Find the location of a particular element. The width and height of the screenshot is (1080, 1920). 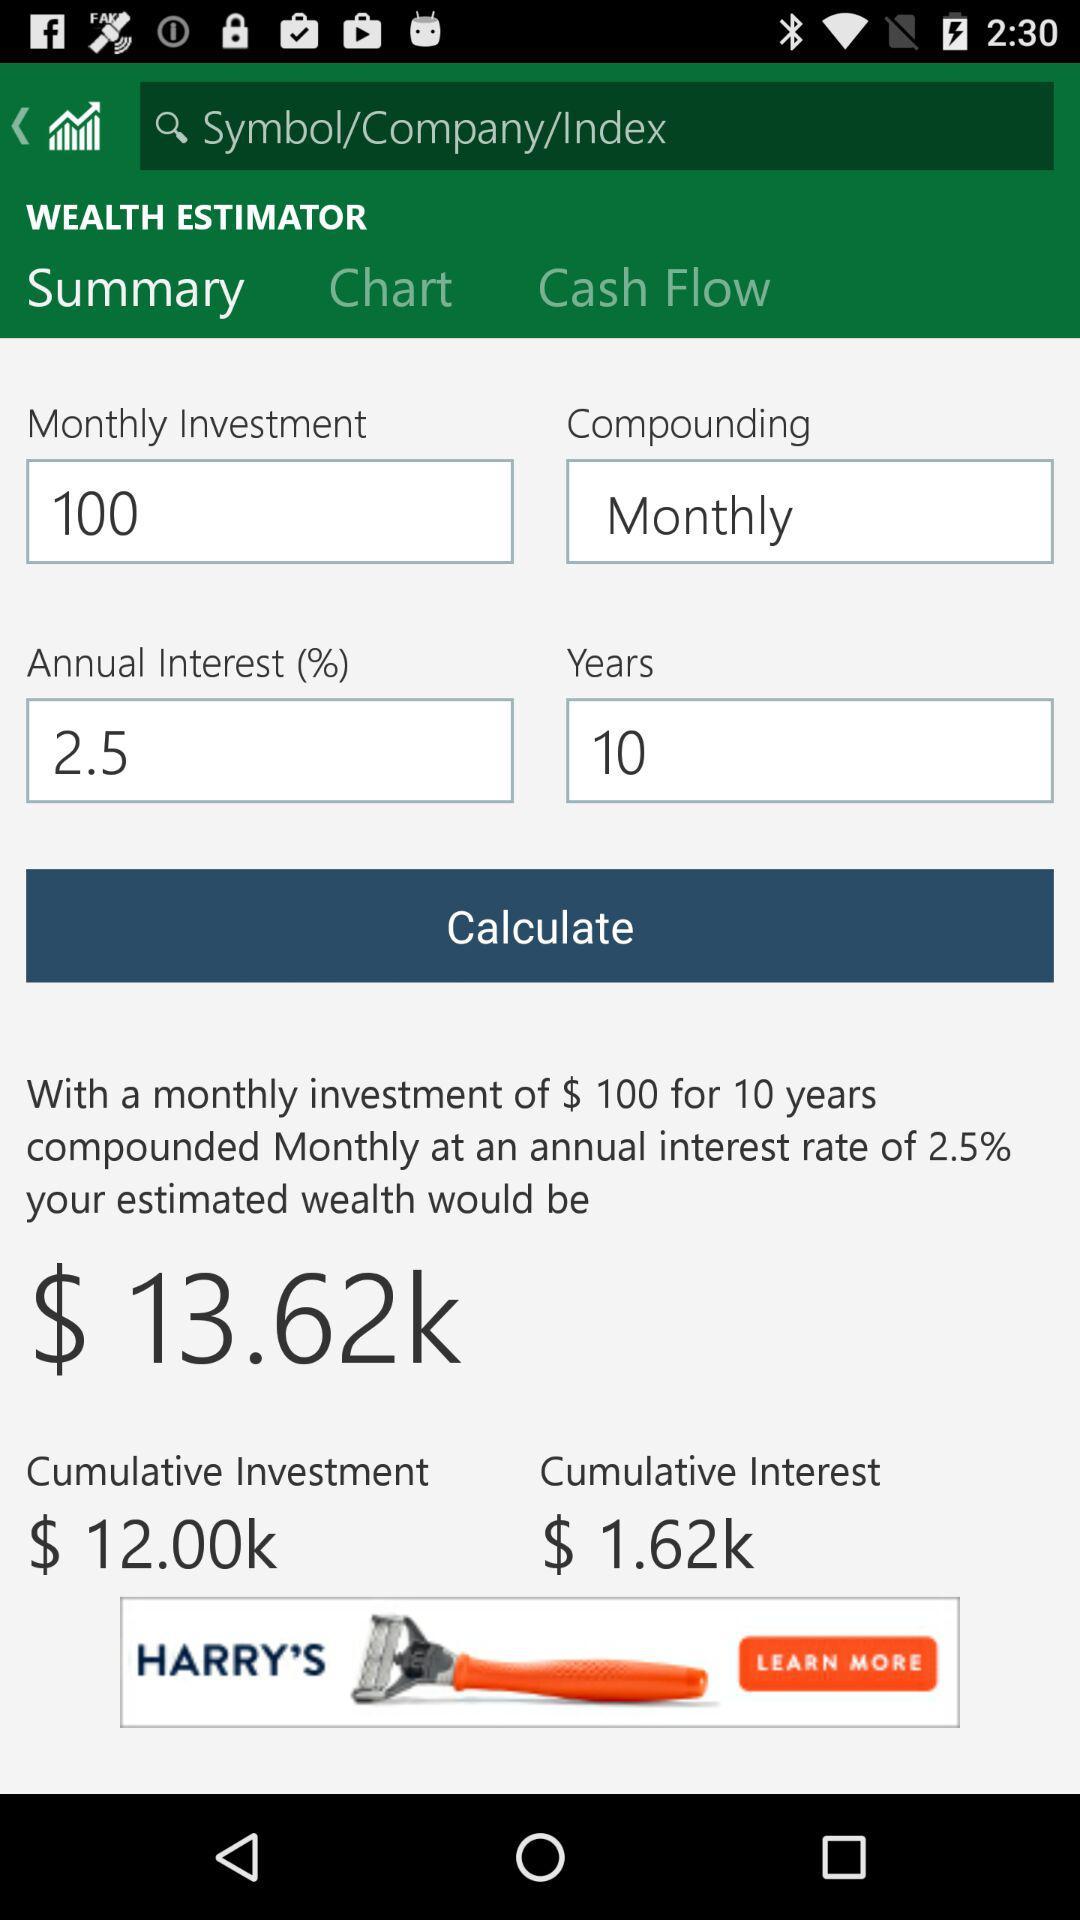

the chart icon is located at coordinates (405, 290).